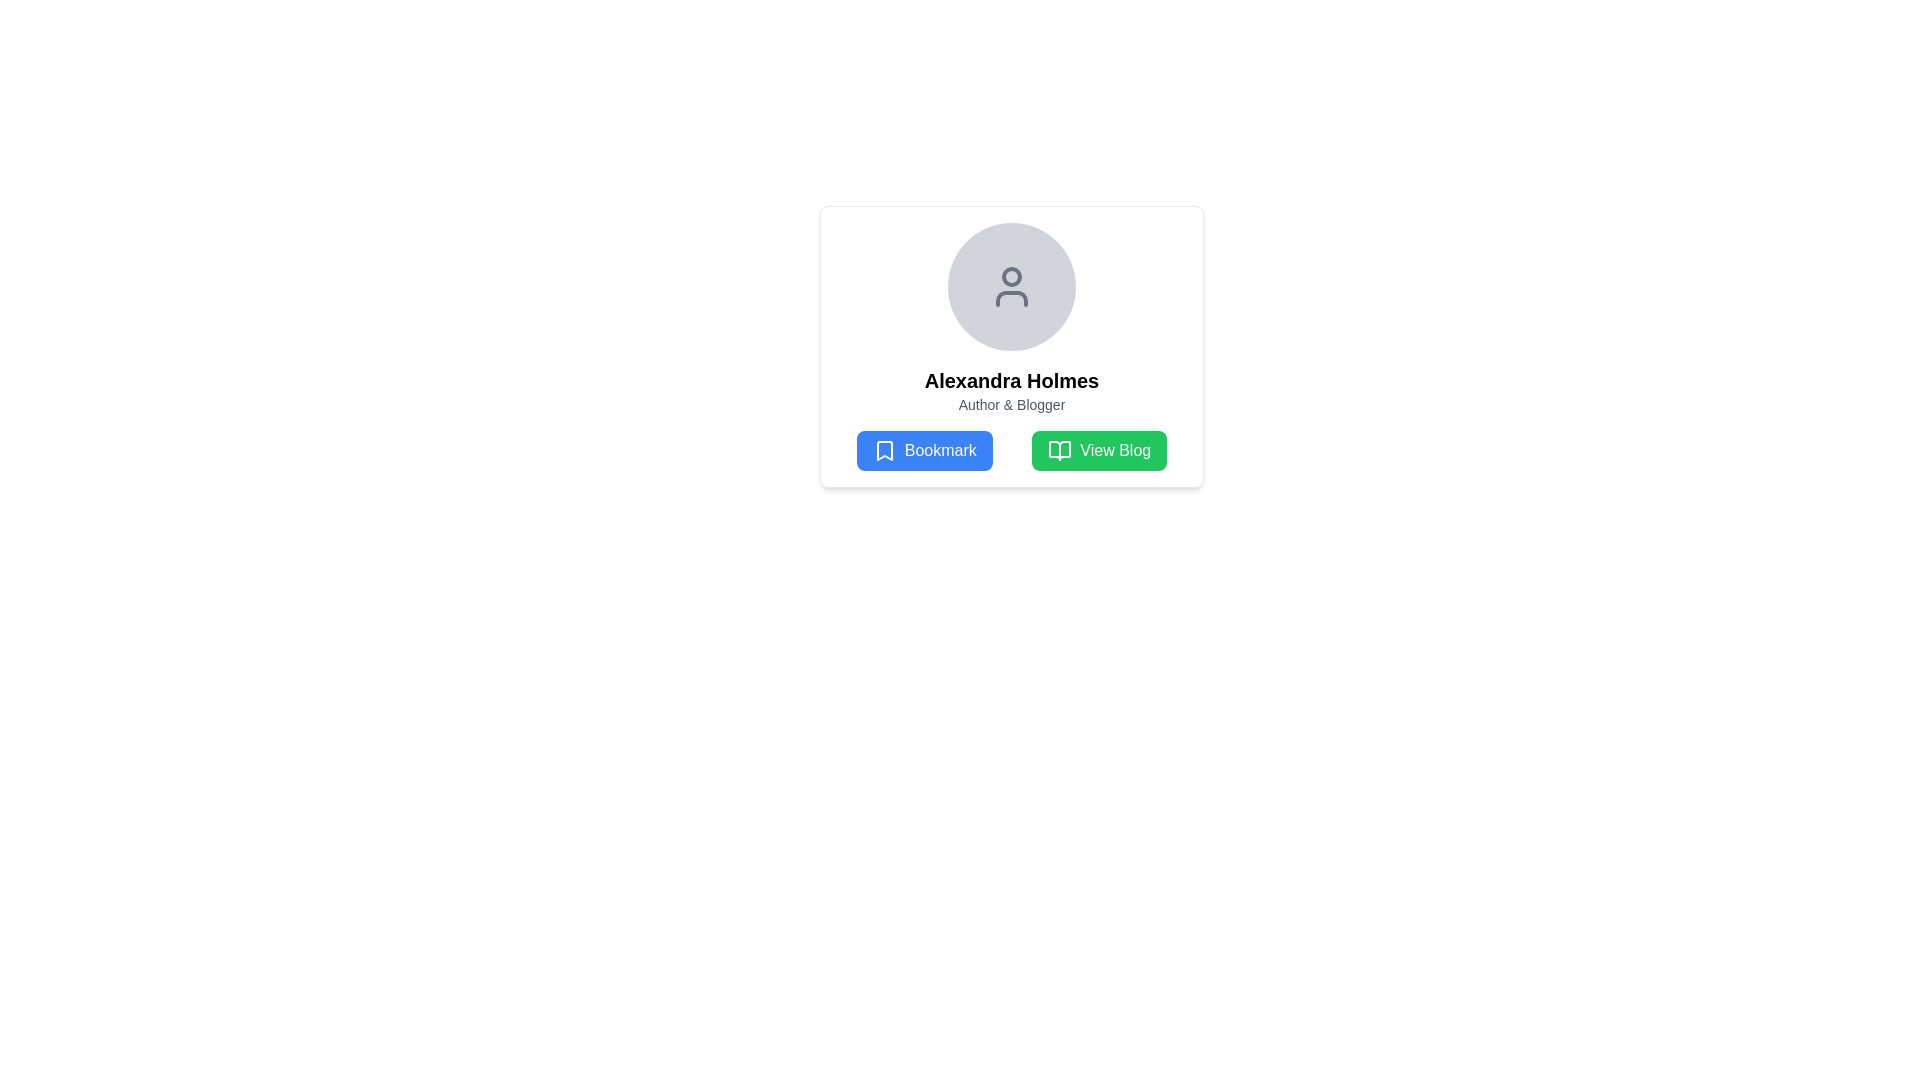 The height and width of the screenshot is (1080, 1920). I want to click on the outlined open book icon with a green background that is part of the 'View Blog' button, positioned to the left of the button's text, so click(1059, 451).